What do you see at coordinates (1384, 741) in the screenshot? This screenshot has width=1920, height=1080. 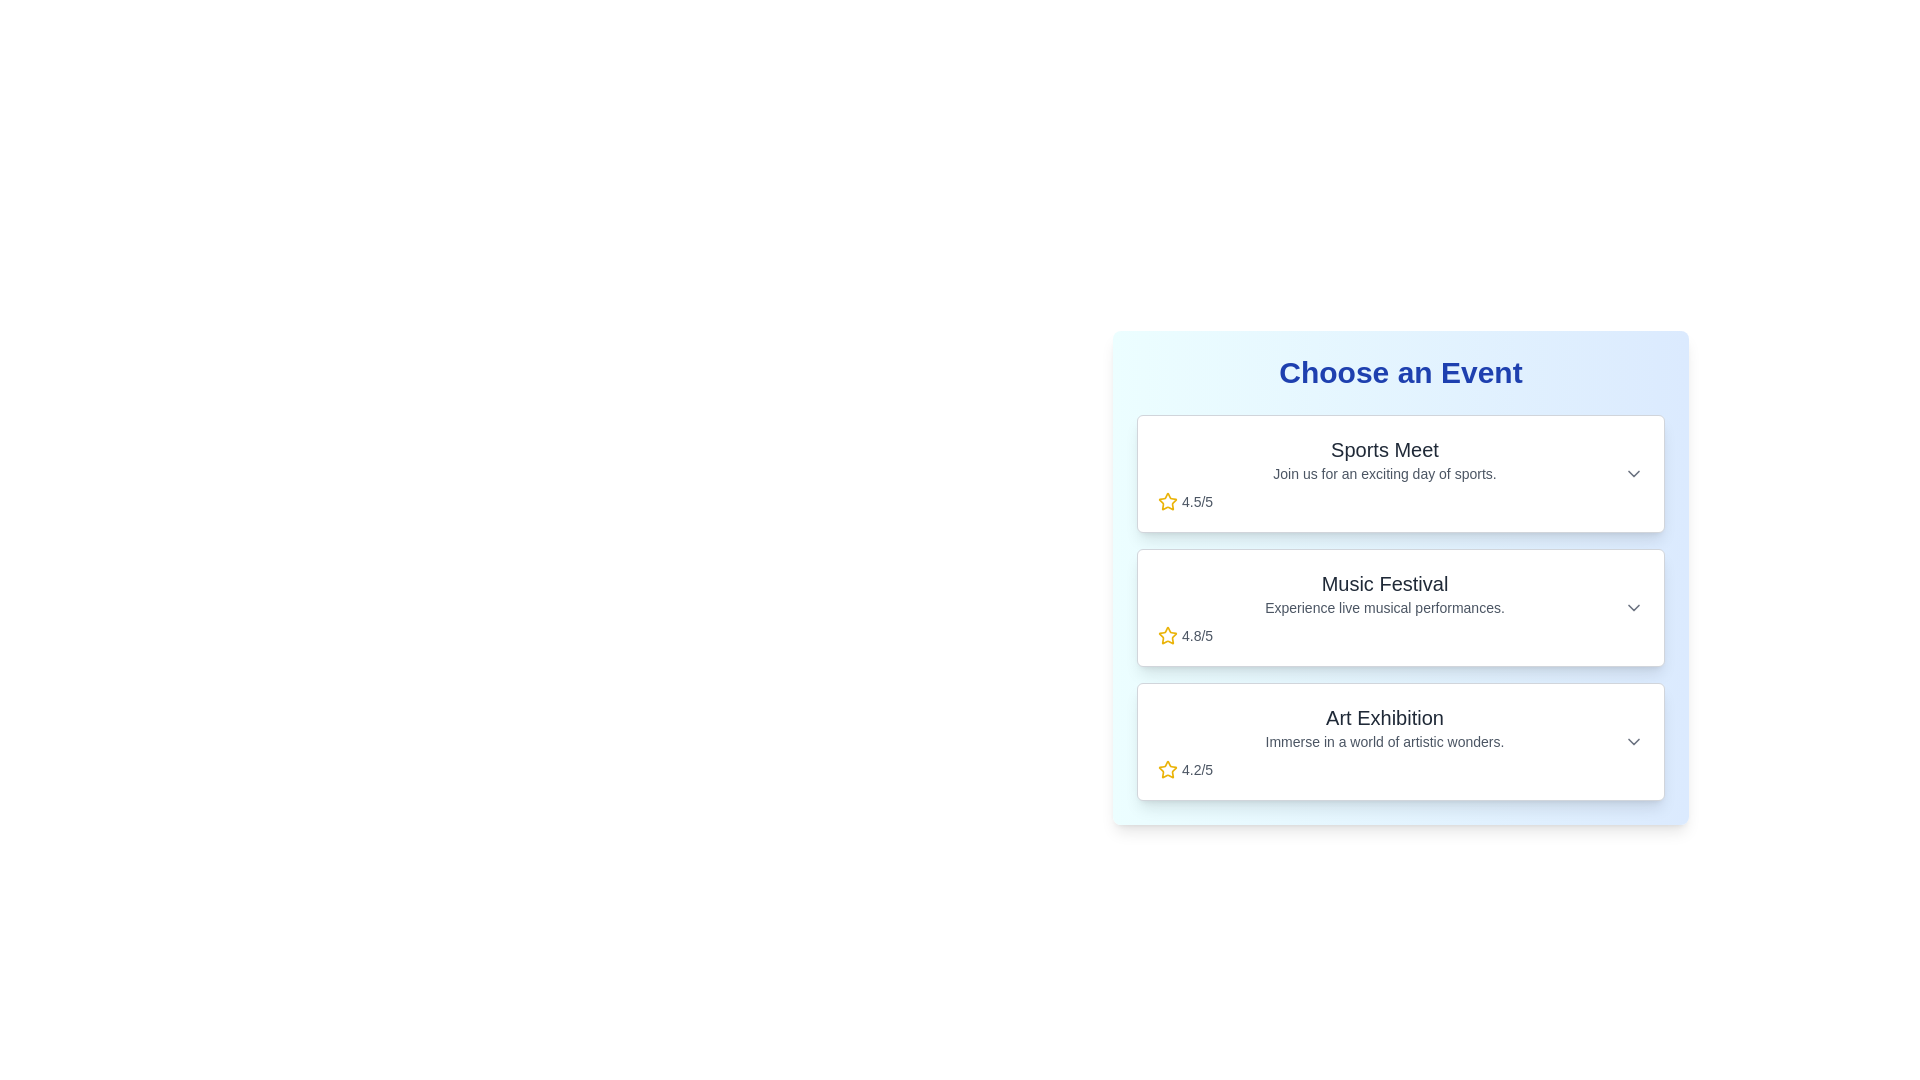 I see `the descriptive subtitle text label for the 'Art Exhibition' section, which is located below the title 'Art Exhibition' and above the rating '4.2/5'` at bounding box center [1384, 741].